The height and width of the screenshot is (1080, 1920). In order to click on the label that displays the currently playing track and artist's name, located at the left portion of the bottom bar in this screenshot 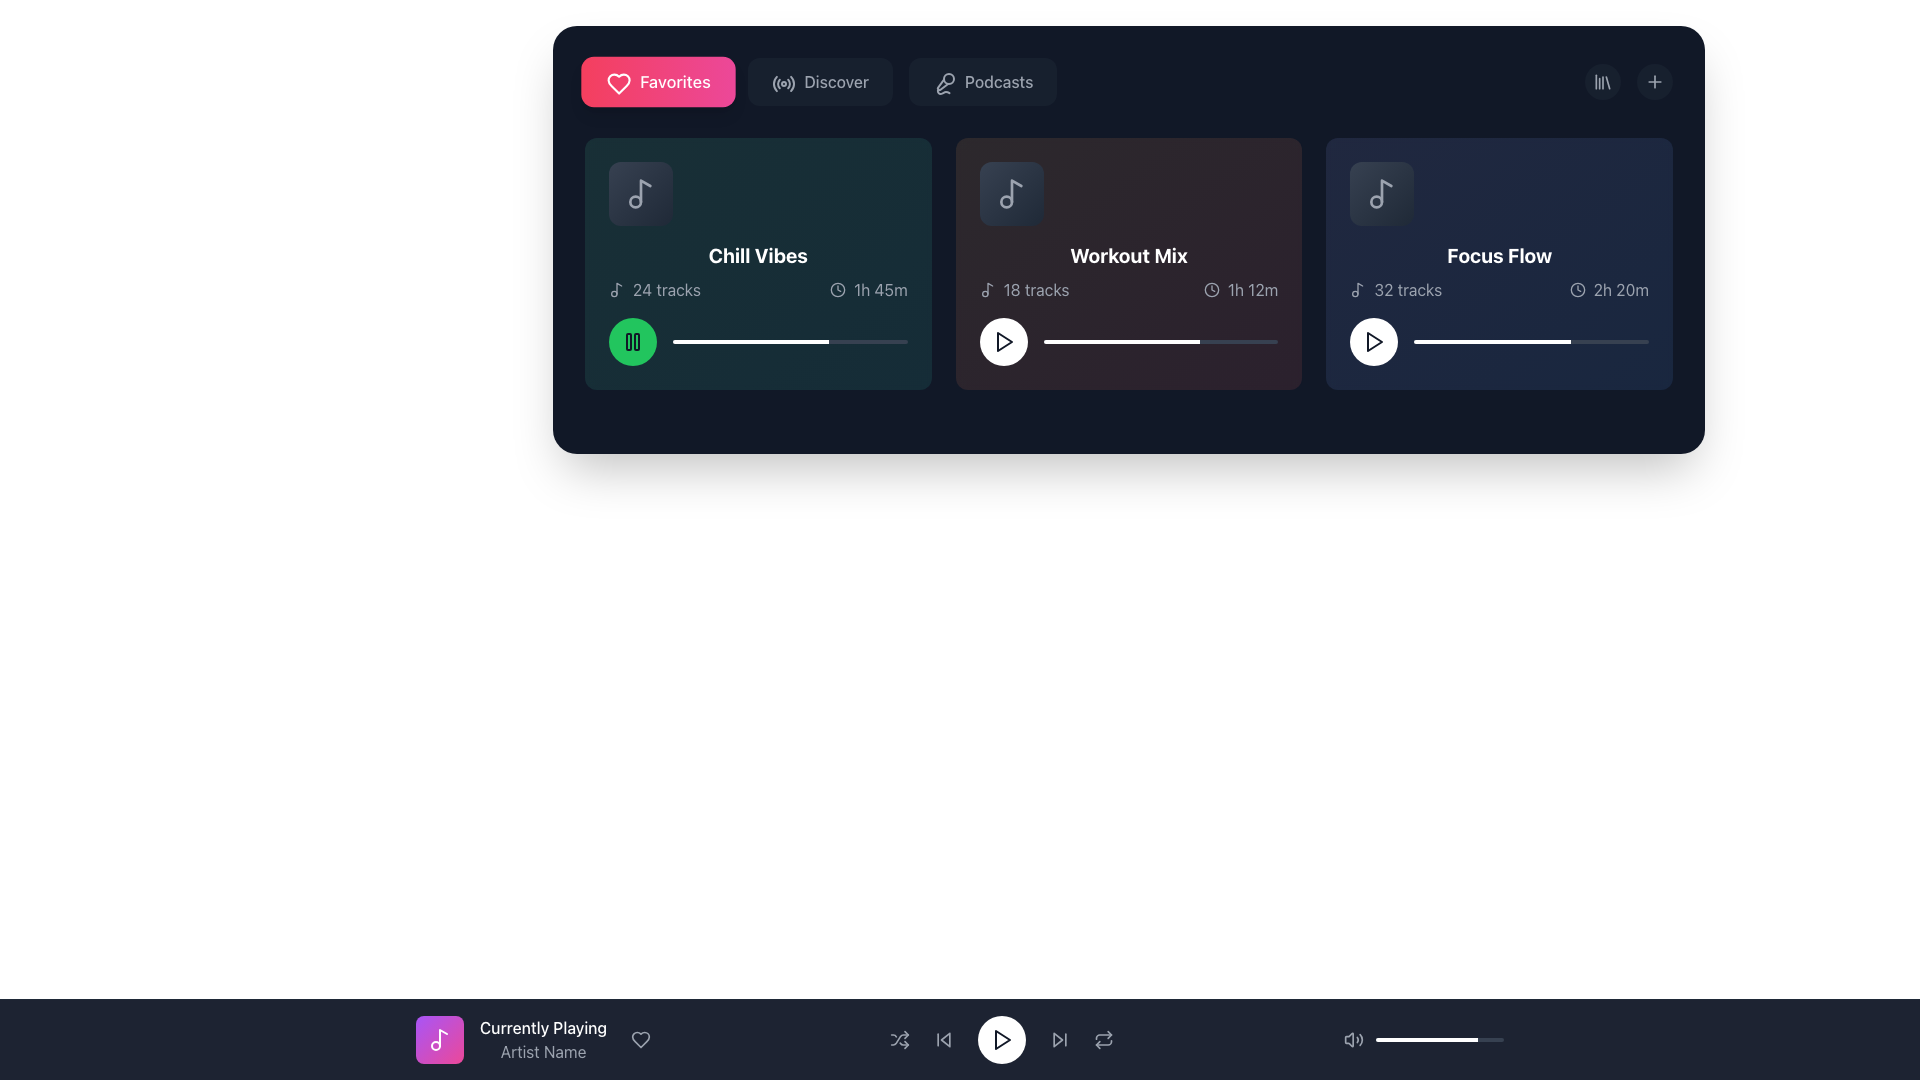, I will do `click(960, 1039)`.